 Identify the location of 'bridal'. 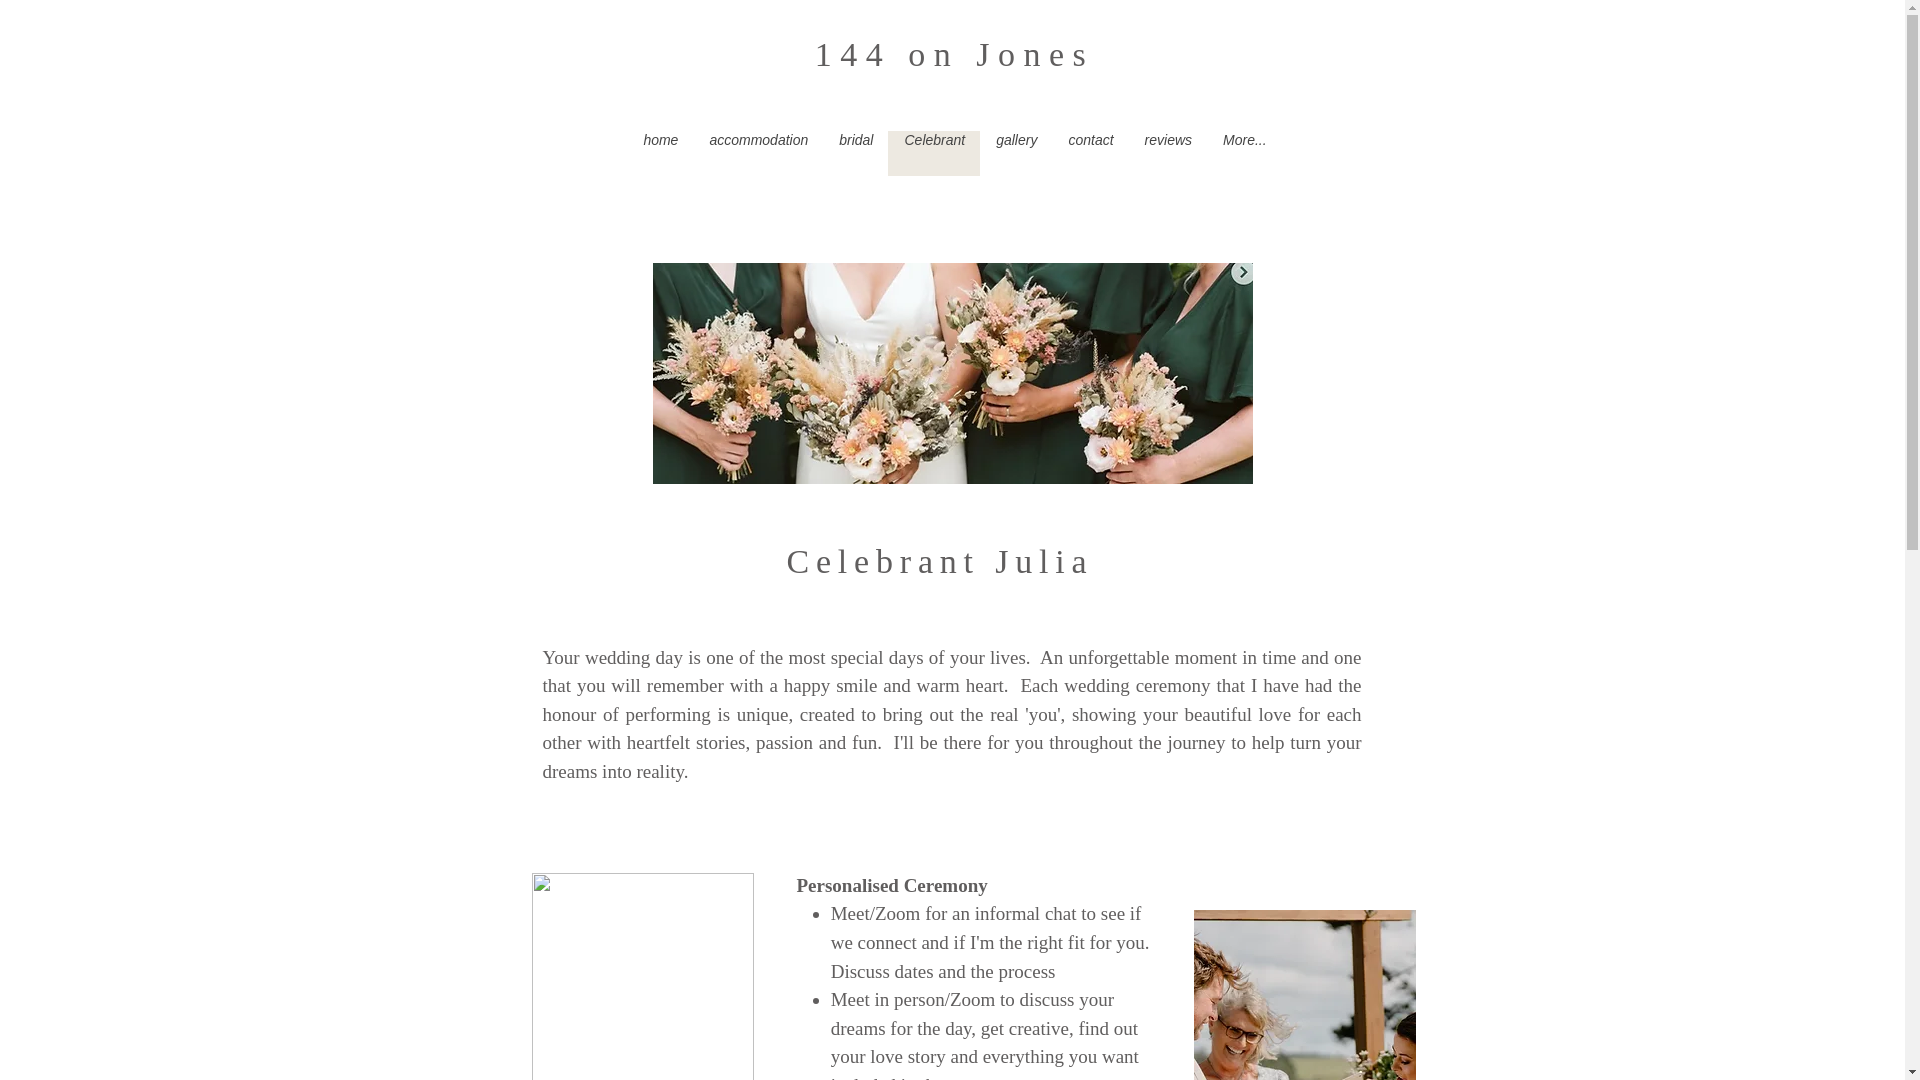
(855, 152).